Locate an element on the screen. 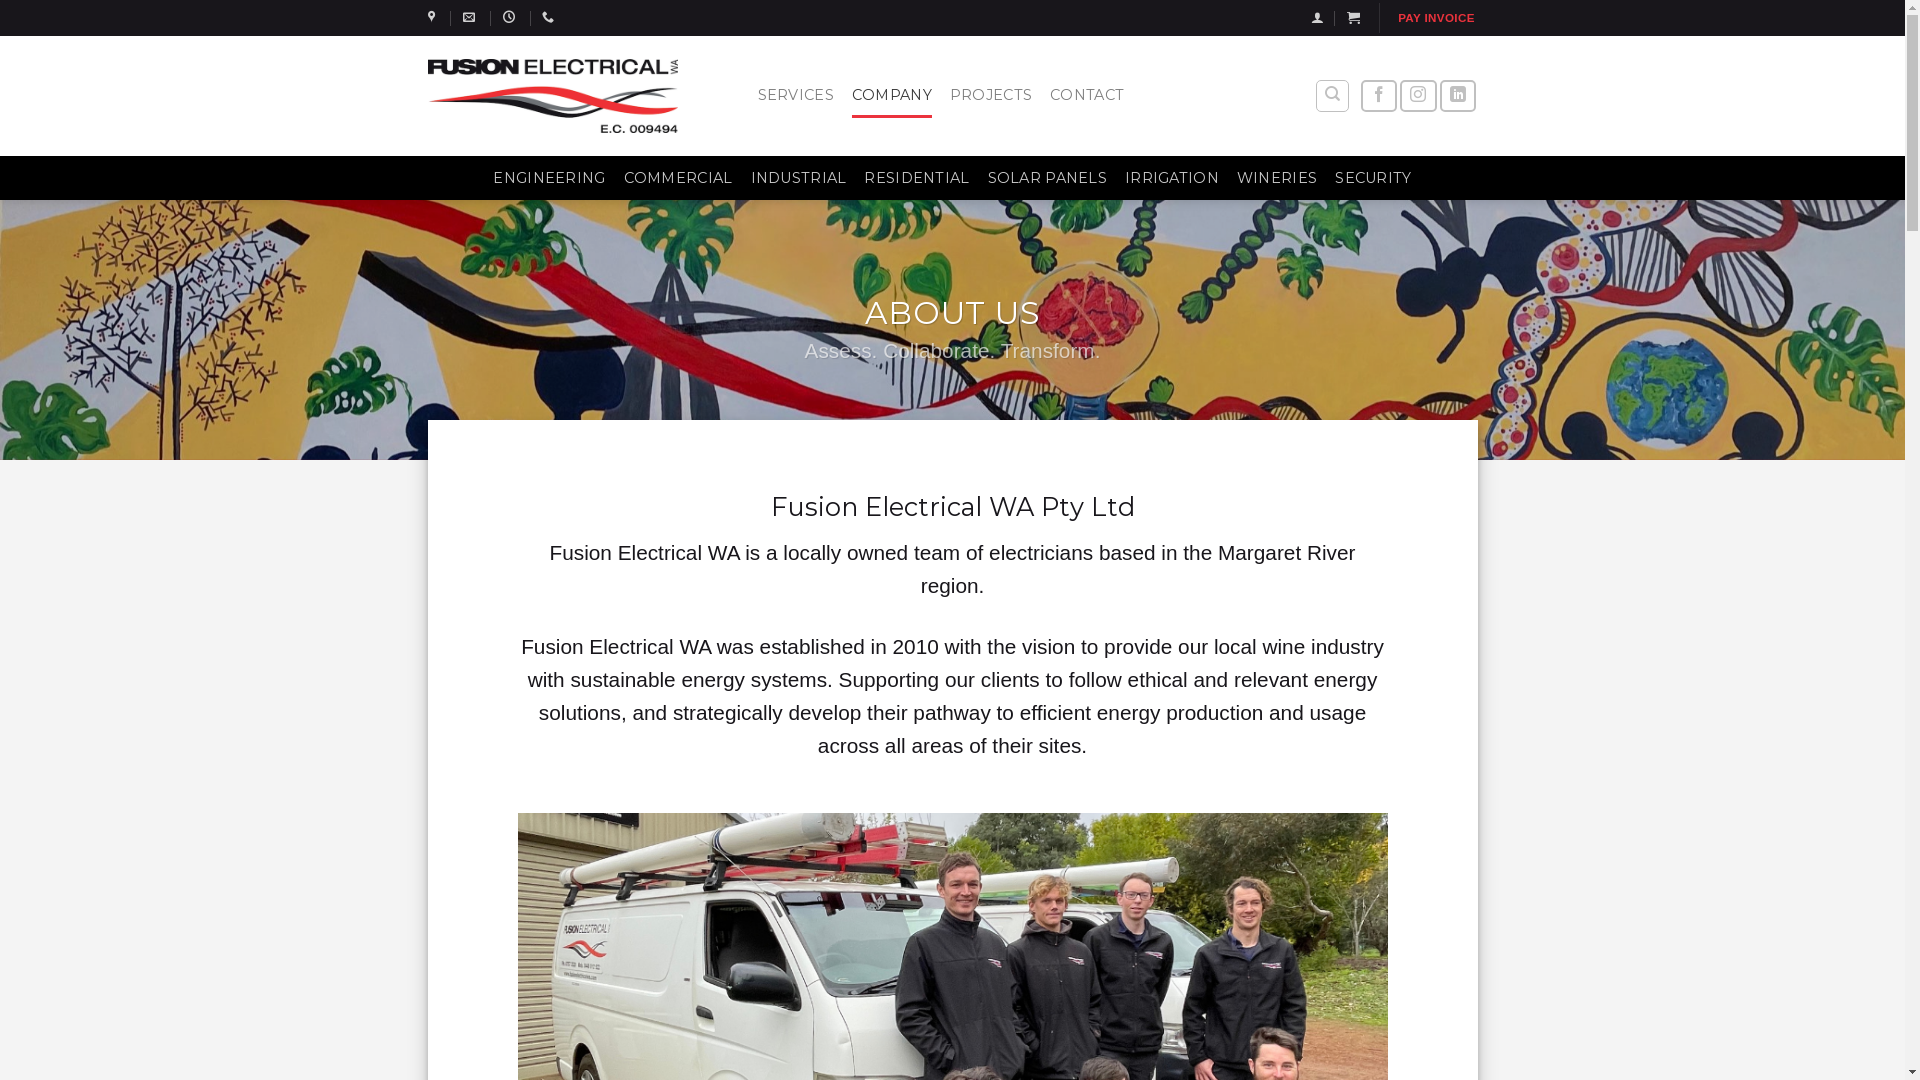 The width and height of the screenshot is (1920, 1080). 'RESIDENTIAL' is located at coordinates (915, 176).